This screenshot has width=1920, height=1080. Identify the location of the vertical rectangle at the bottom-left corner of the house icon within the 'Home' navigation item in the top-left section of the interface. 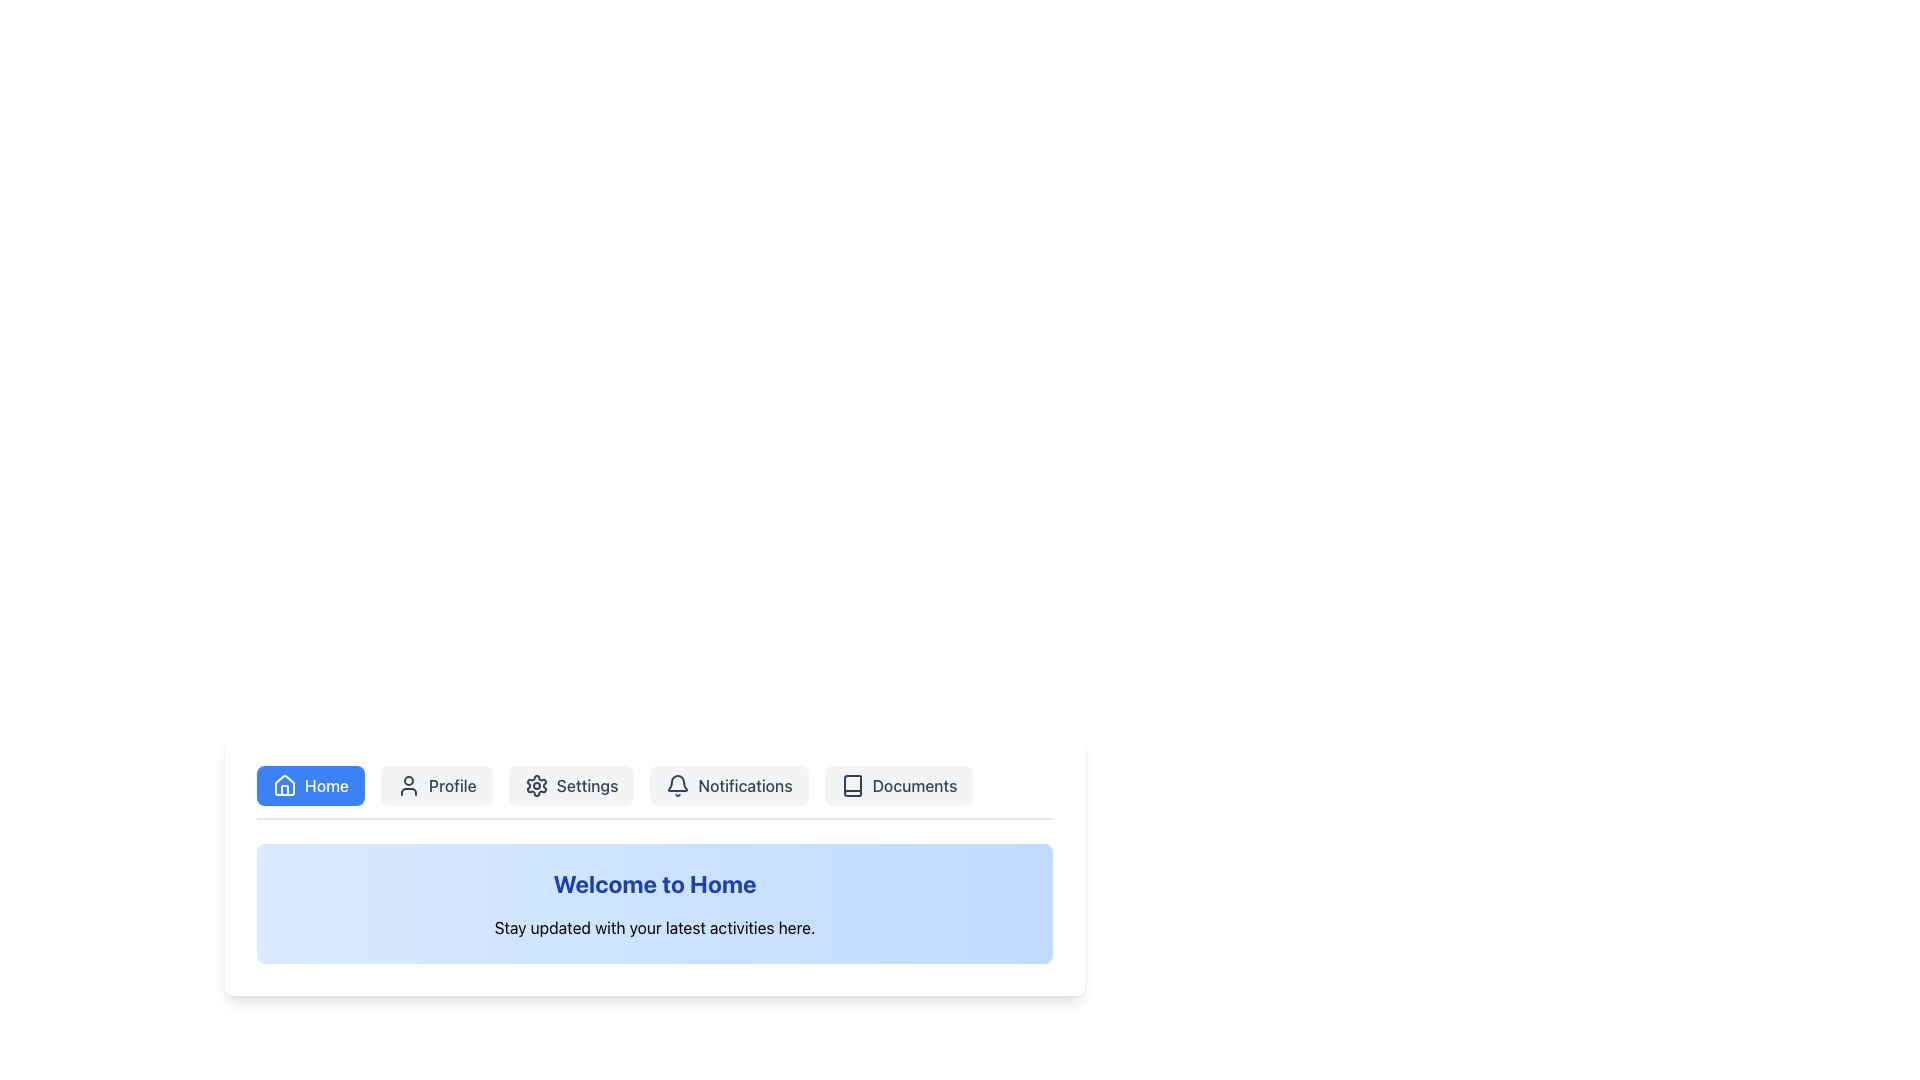
(283, 789).